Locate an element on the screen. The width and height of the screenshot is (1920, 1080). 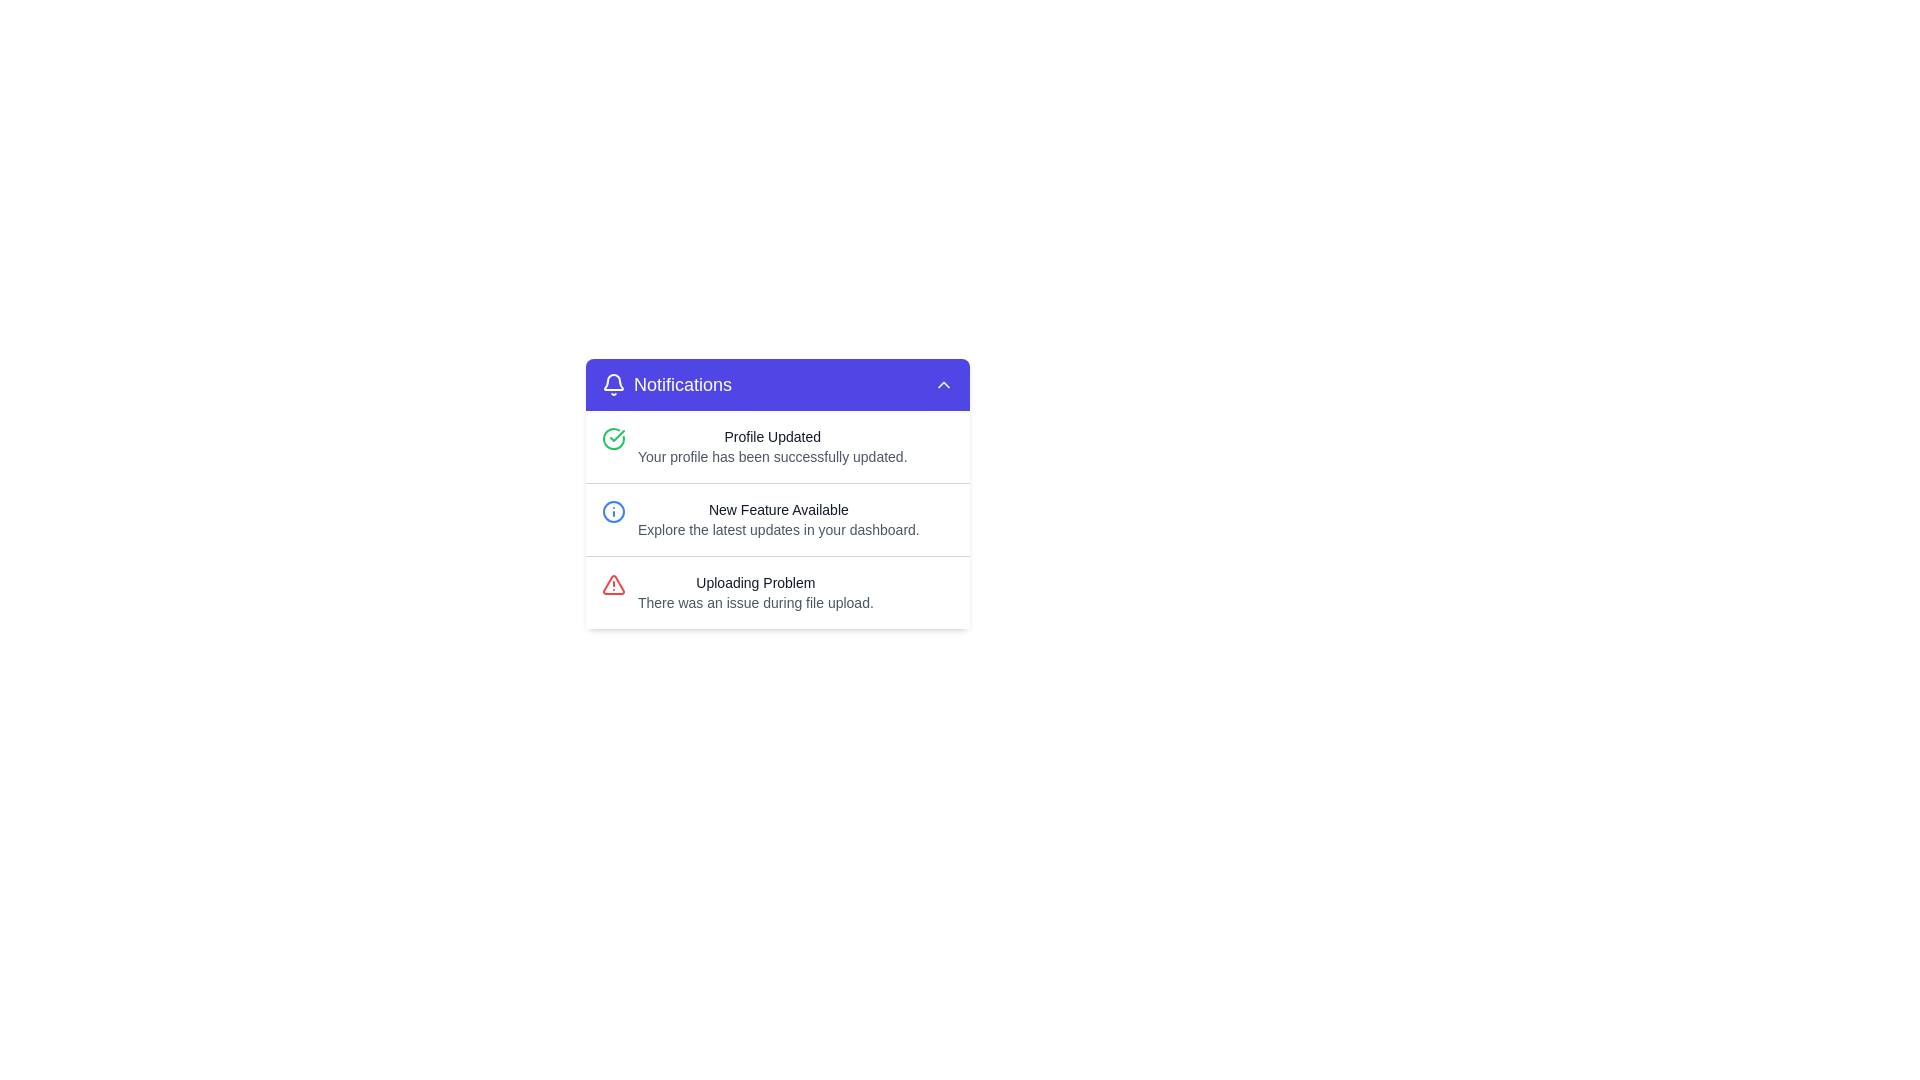
the informative icon located to the left of the text 'New Feature Available Explore the latest updates in your dashboard.' in the notification panel is located at coordinates (613, 511).